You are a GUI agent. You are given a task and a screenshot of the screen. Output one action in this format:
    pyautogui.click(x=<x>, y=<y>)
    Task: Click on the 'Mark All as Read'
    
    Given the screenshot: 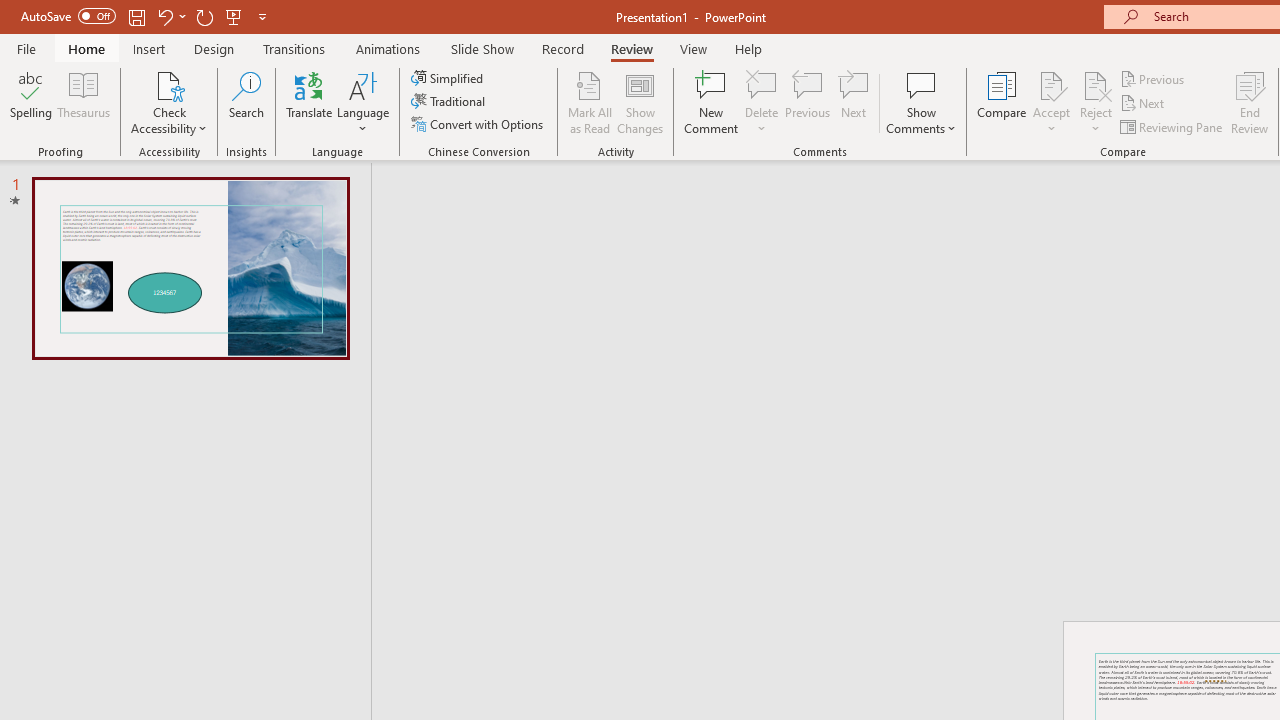 What is the action you would take?
    pyautogui.click(x=589, y=103)
    